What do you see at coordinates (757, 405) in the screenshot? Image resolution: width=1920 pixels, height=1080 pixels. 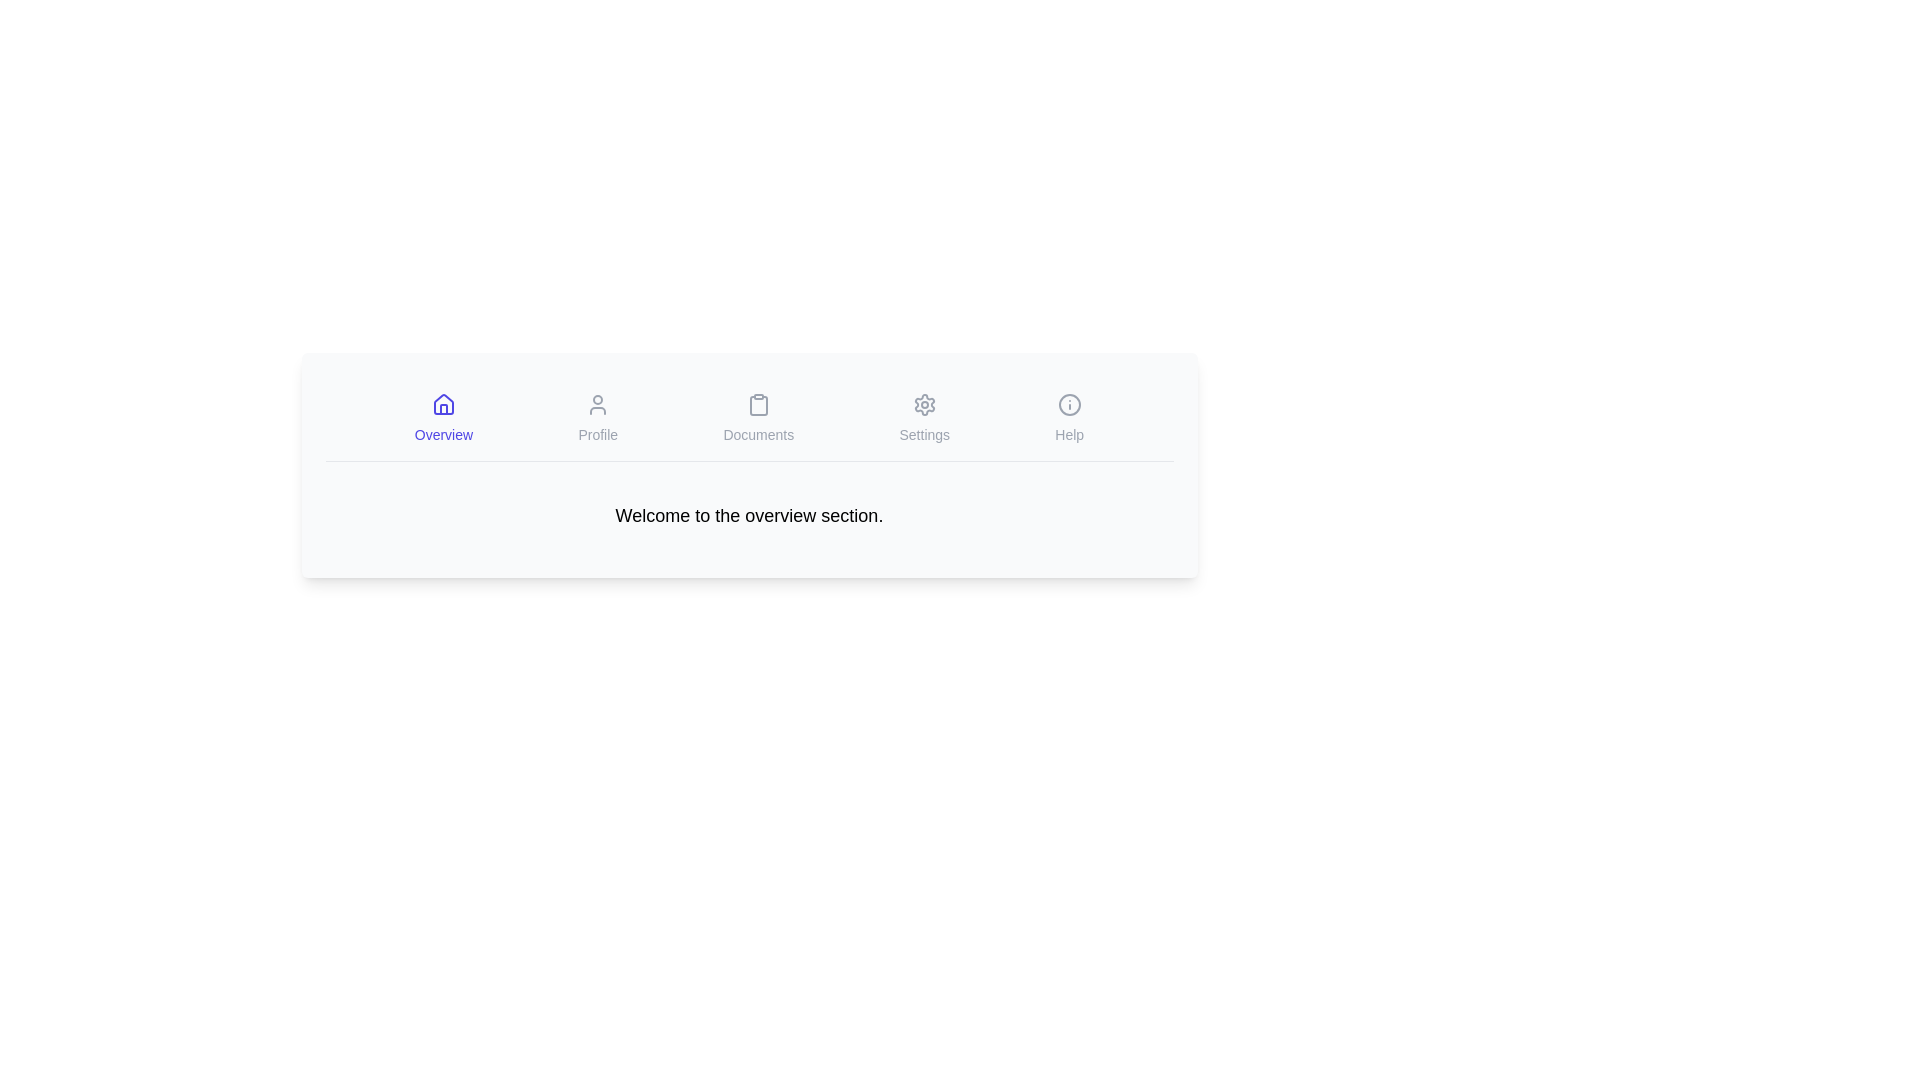 I see `the 'Documents' icon located centrally in the navigation bar between 'Profile' and 'Settings'` at bounding box center [757, 405].